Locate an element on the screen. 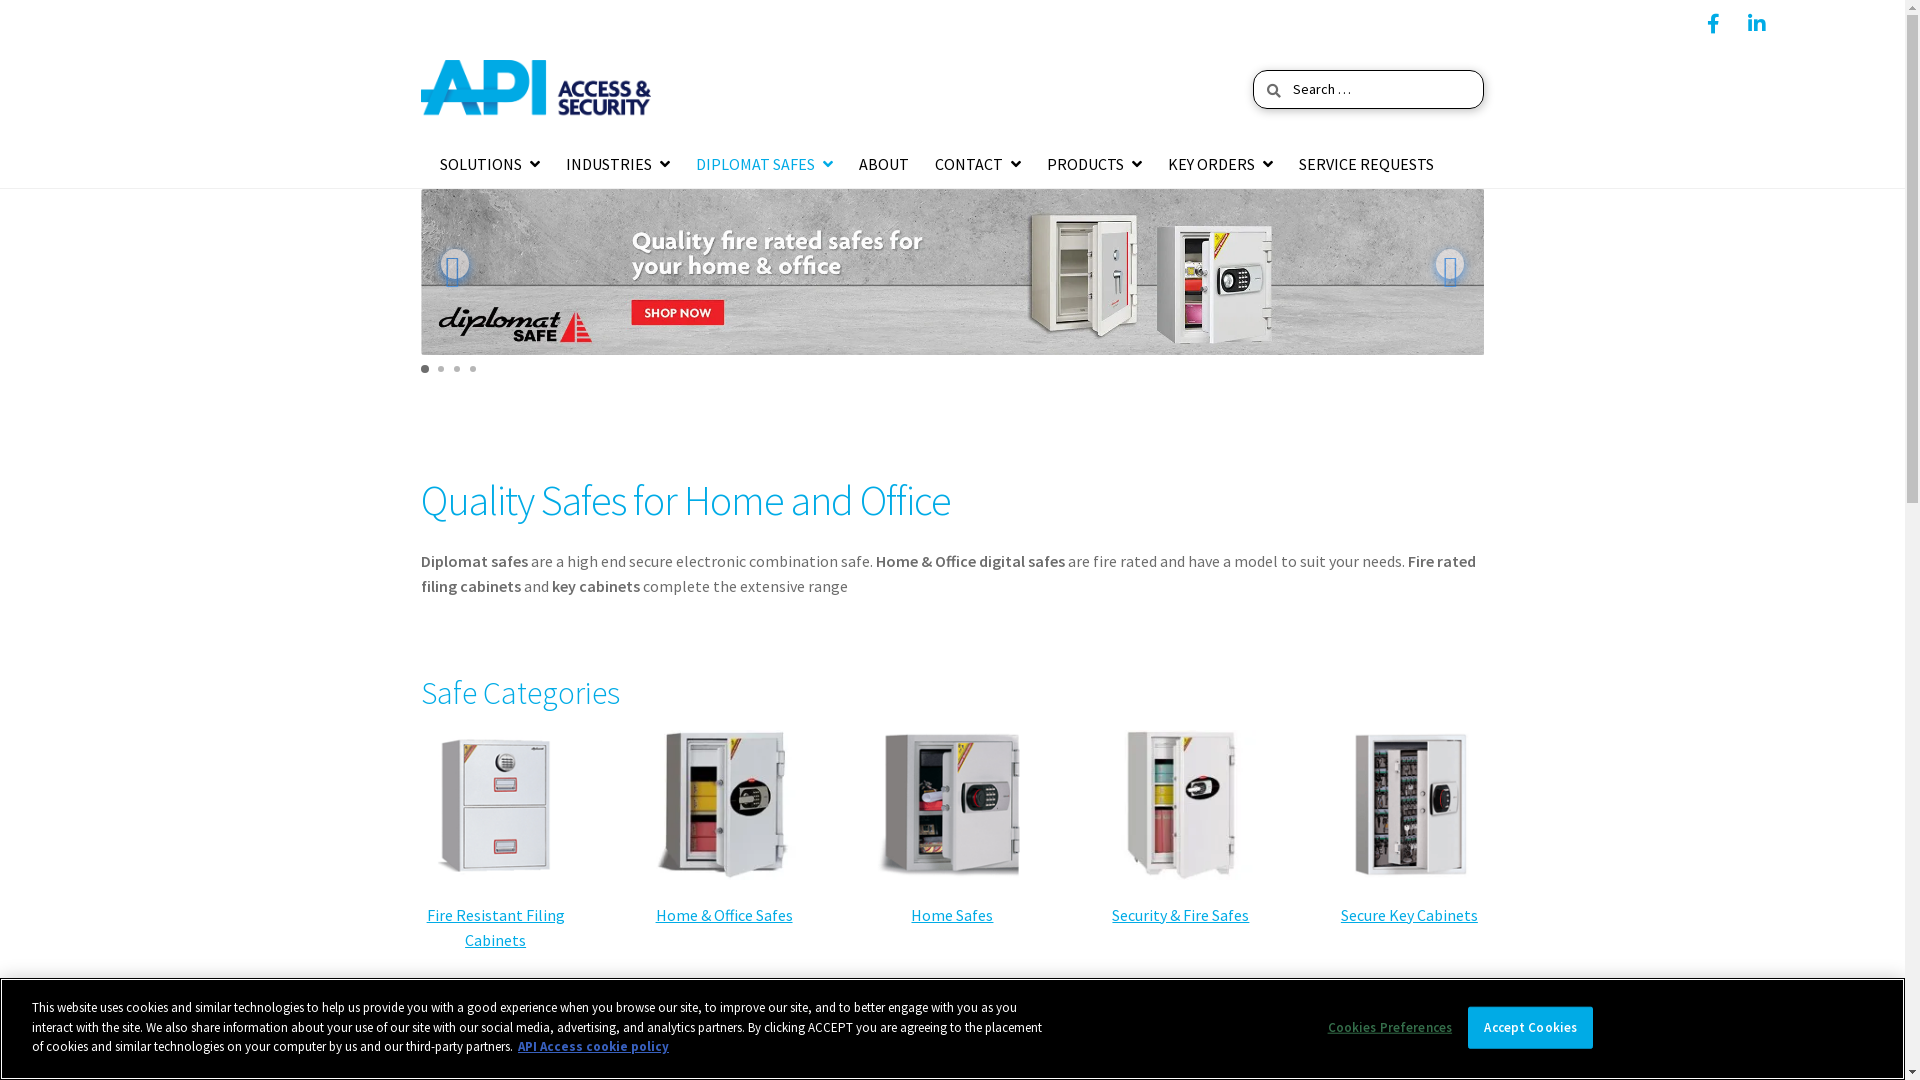 This screenshot has width=1920, height=1080. 'KEY ORDERS' is located at coordinates (1218, 164).